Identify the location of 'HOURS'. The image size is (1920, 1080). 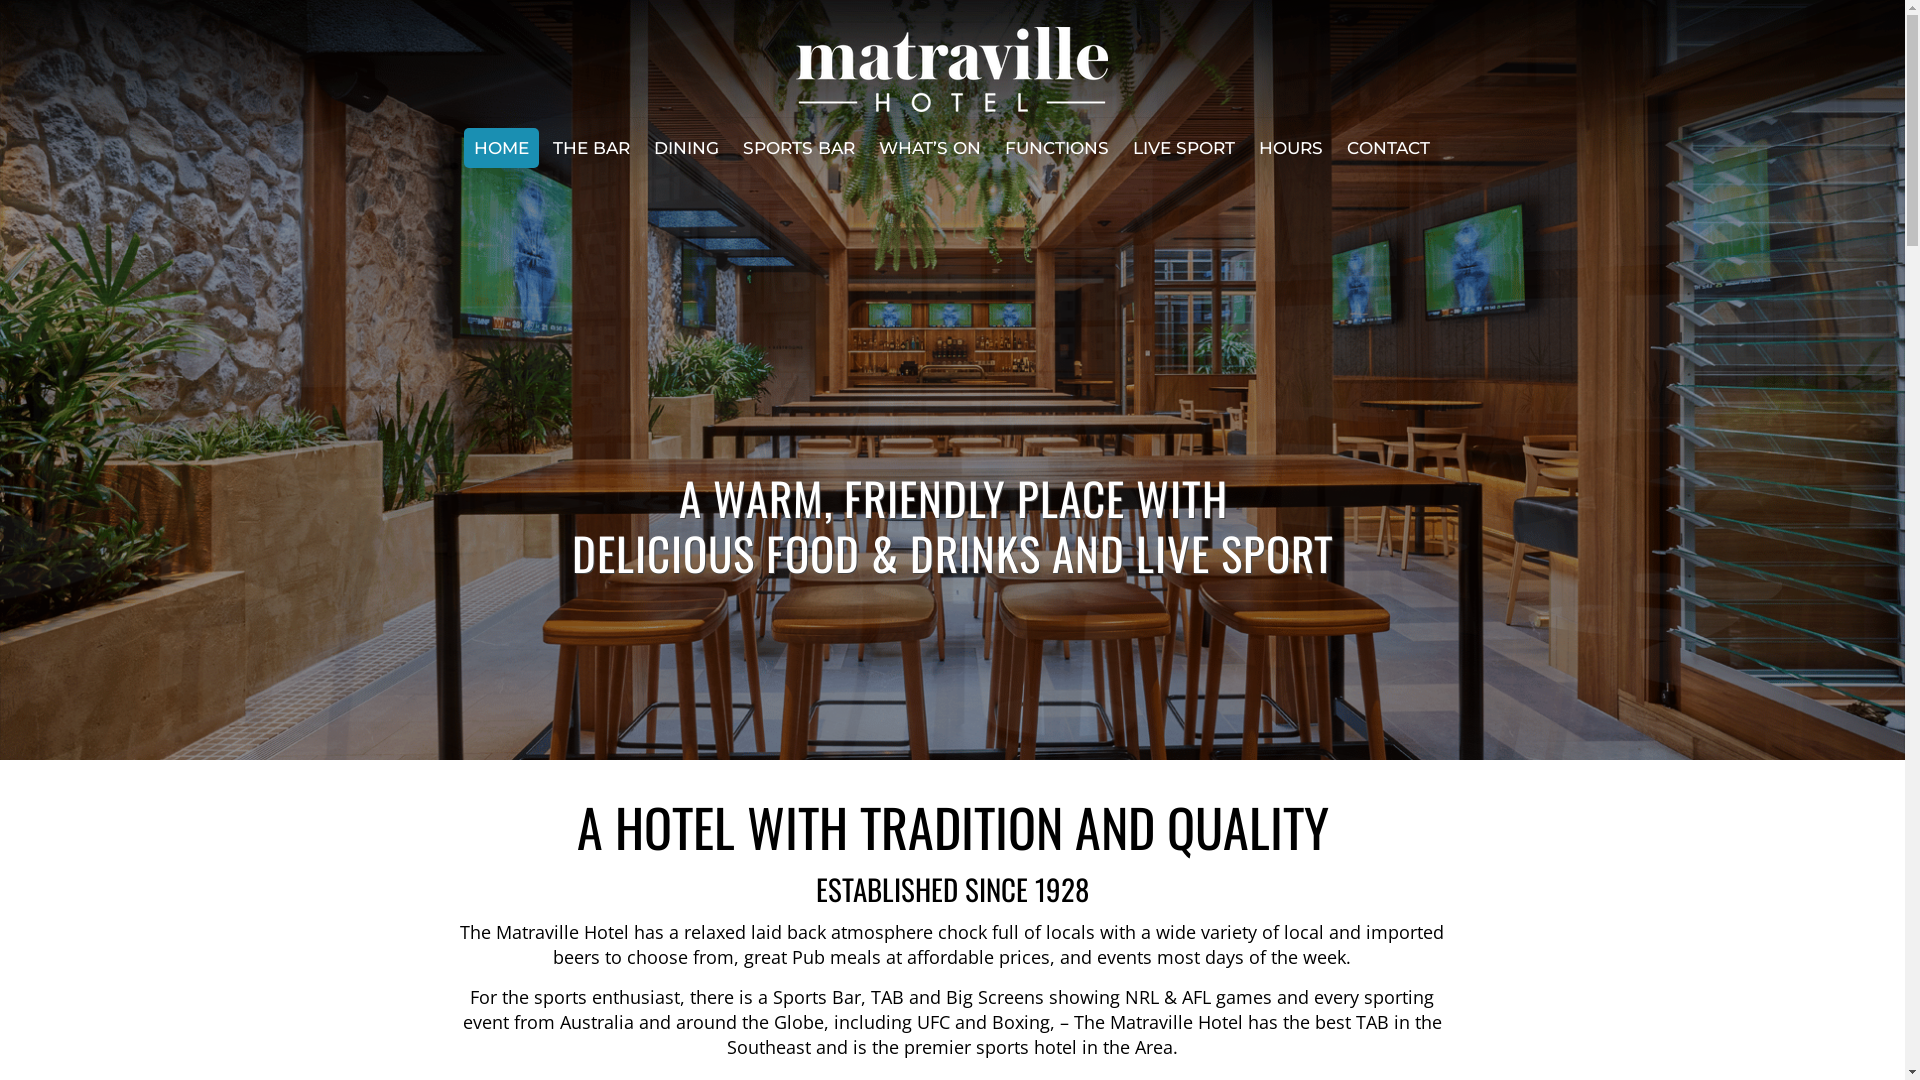
(1291, 146).